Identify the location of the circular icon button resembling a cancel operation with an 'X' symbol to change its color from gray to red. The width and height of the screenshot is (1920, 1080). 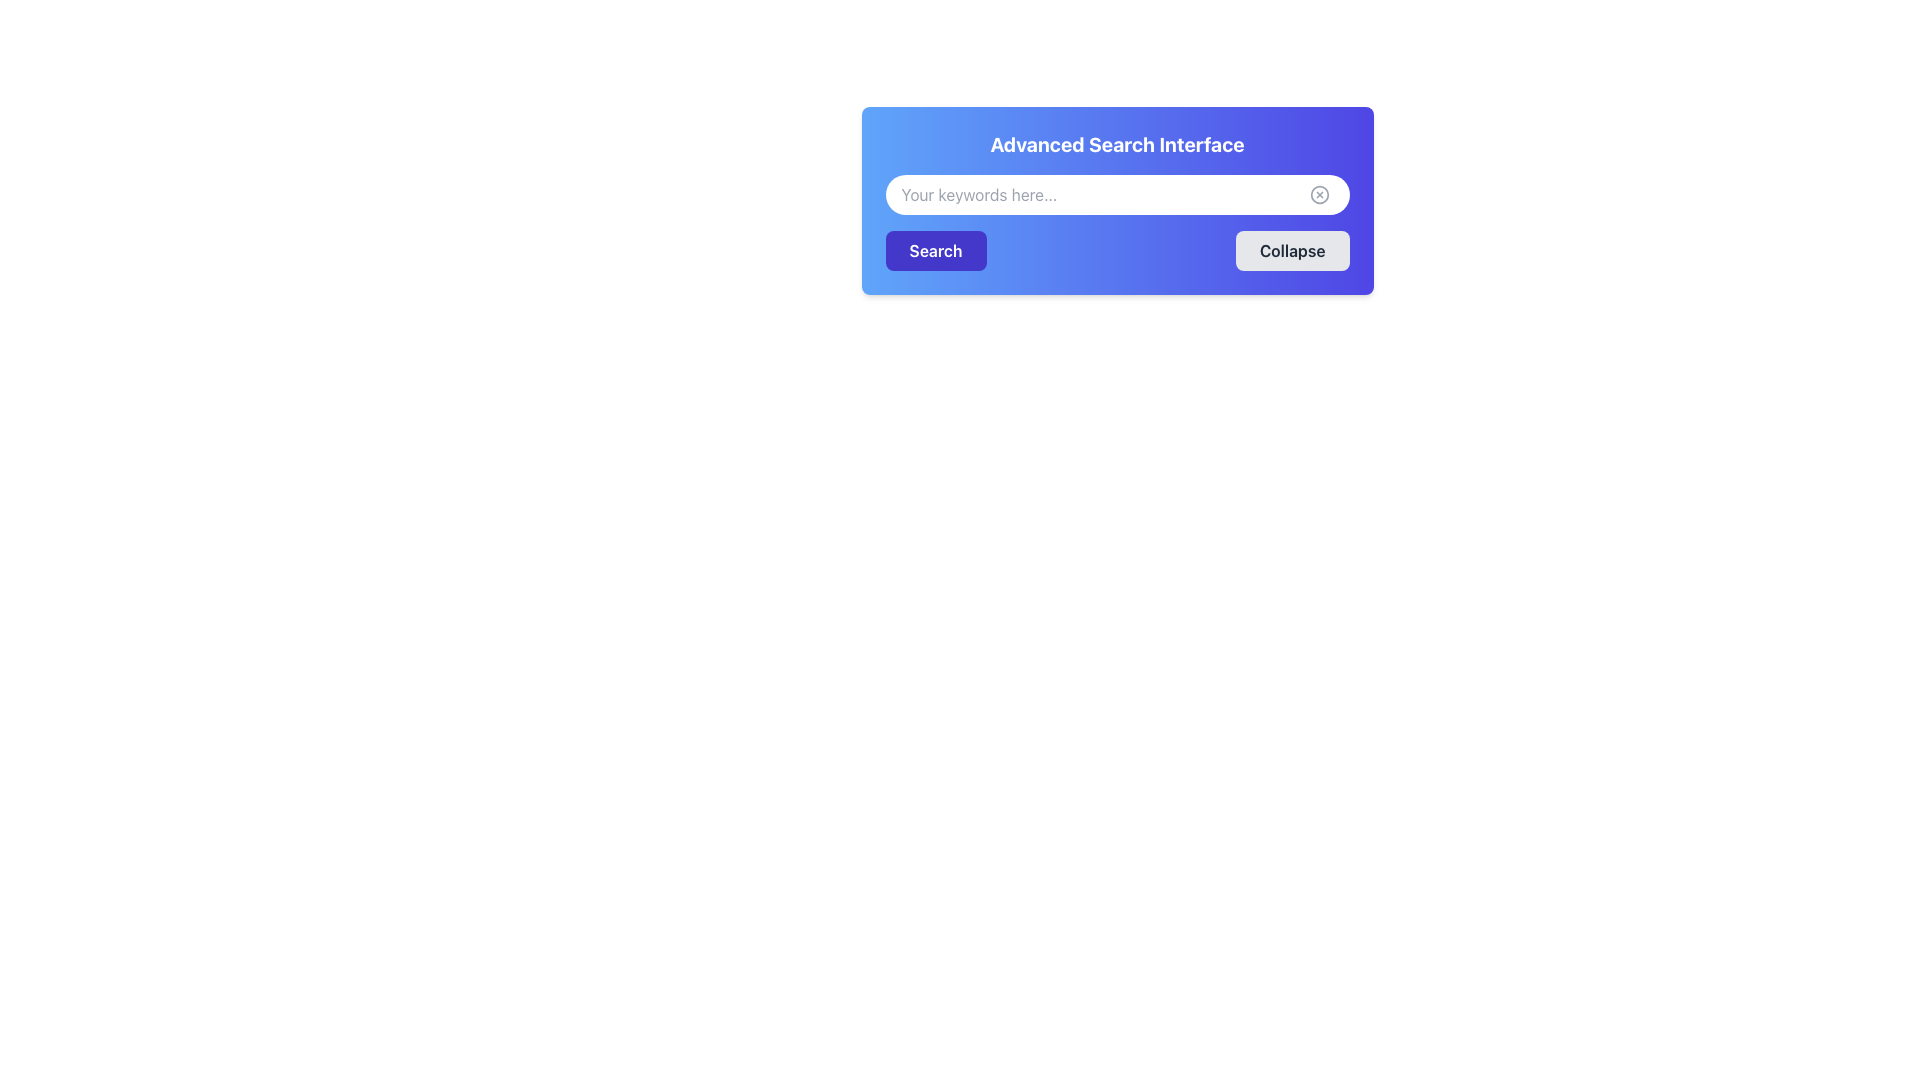
(1319, 195).